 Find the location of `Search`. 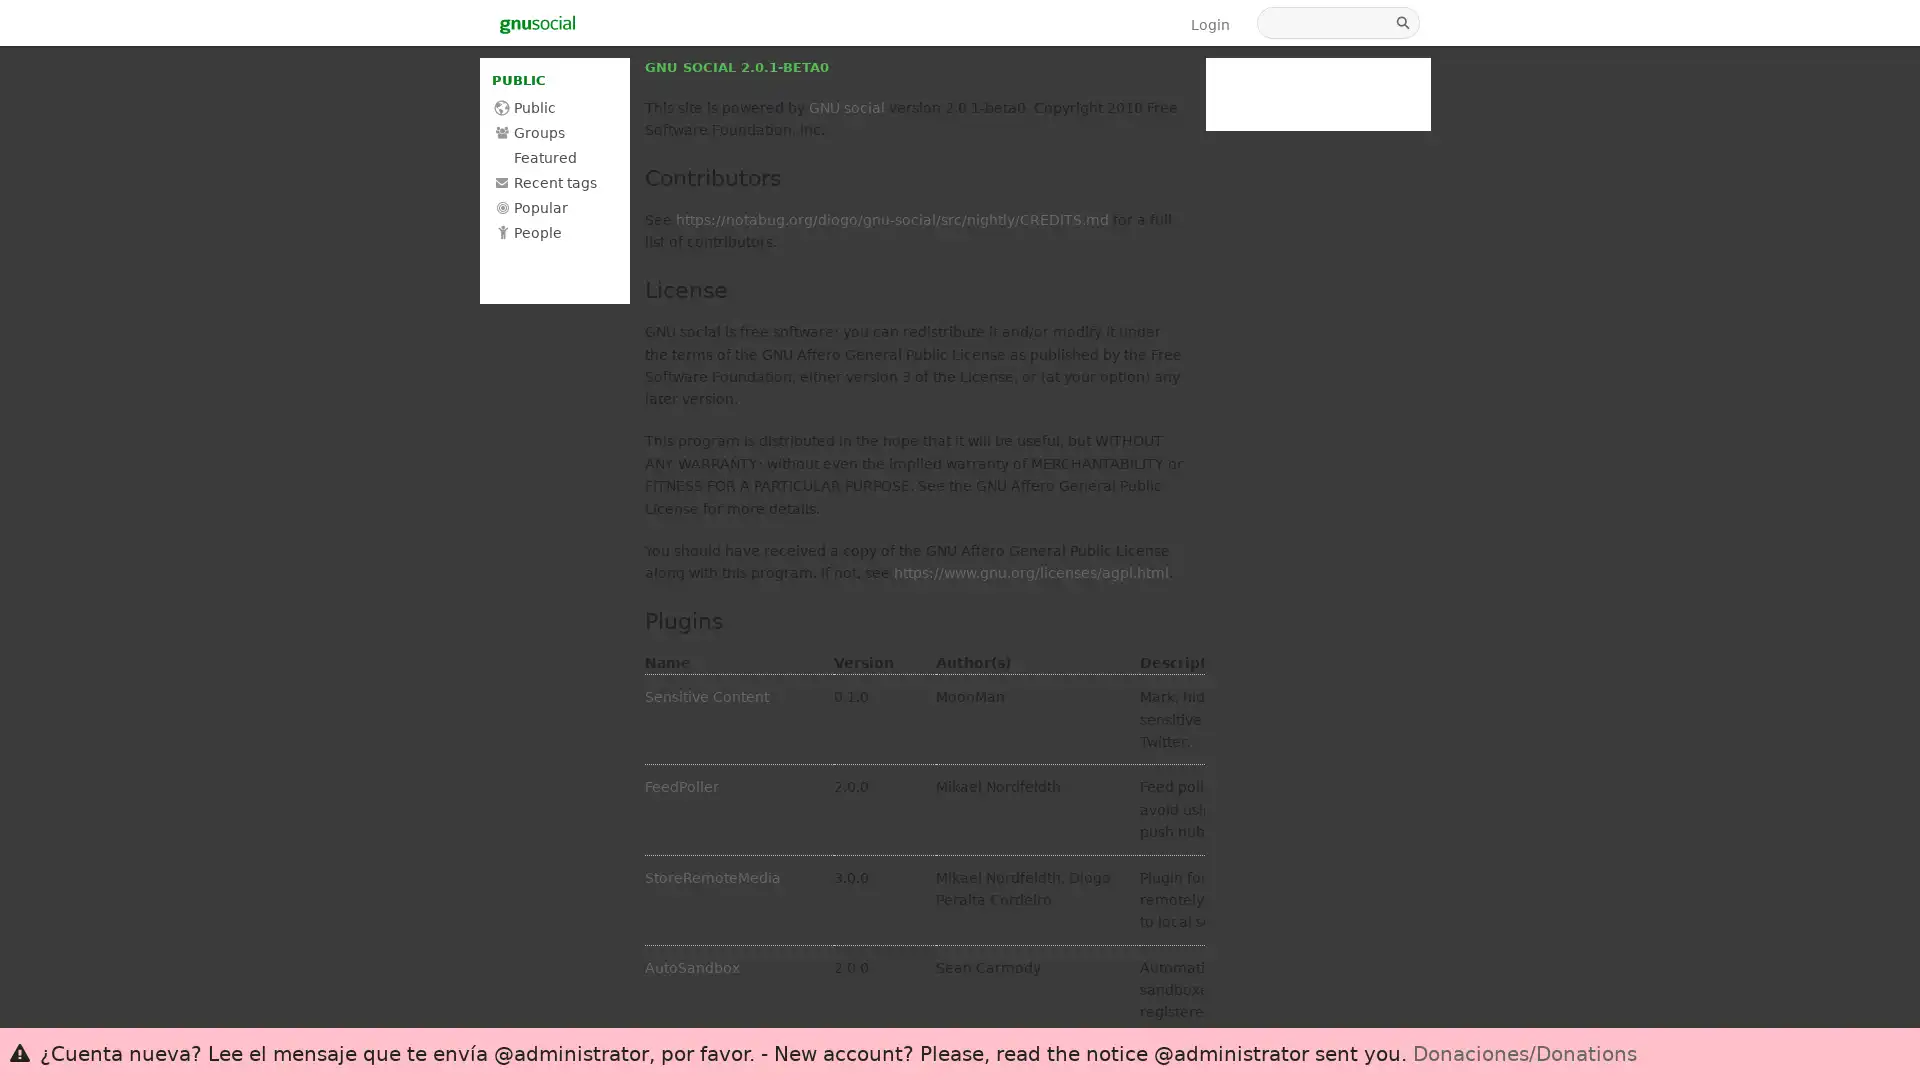

Search is located at coordinates (1404, 23).